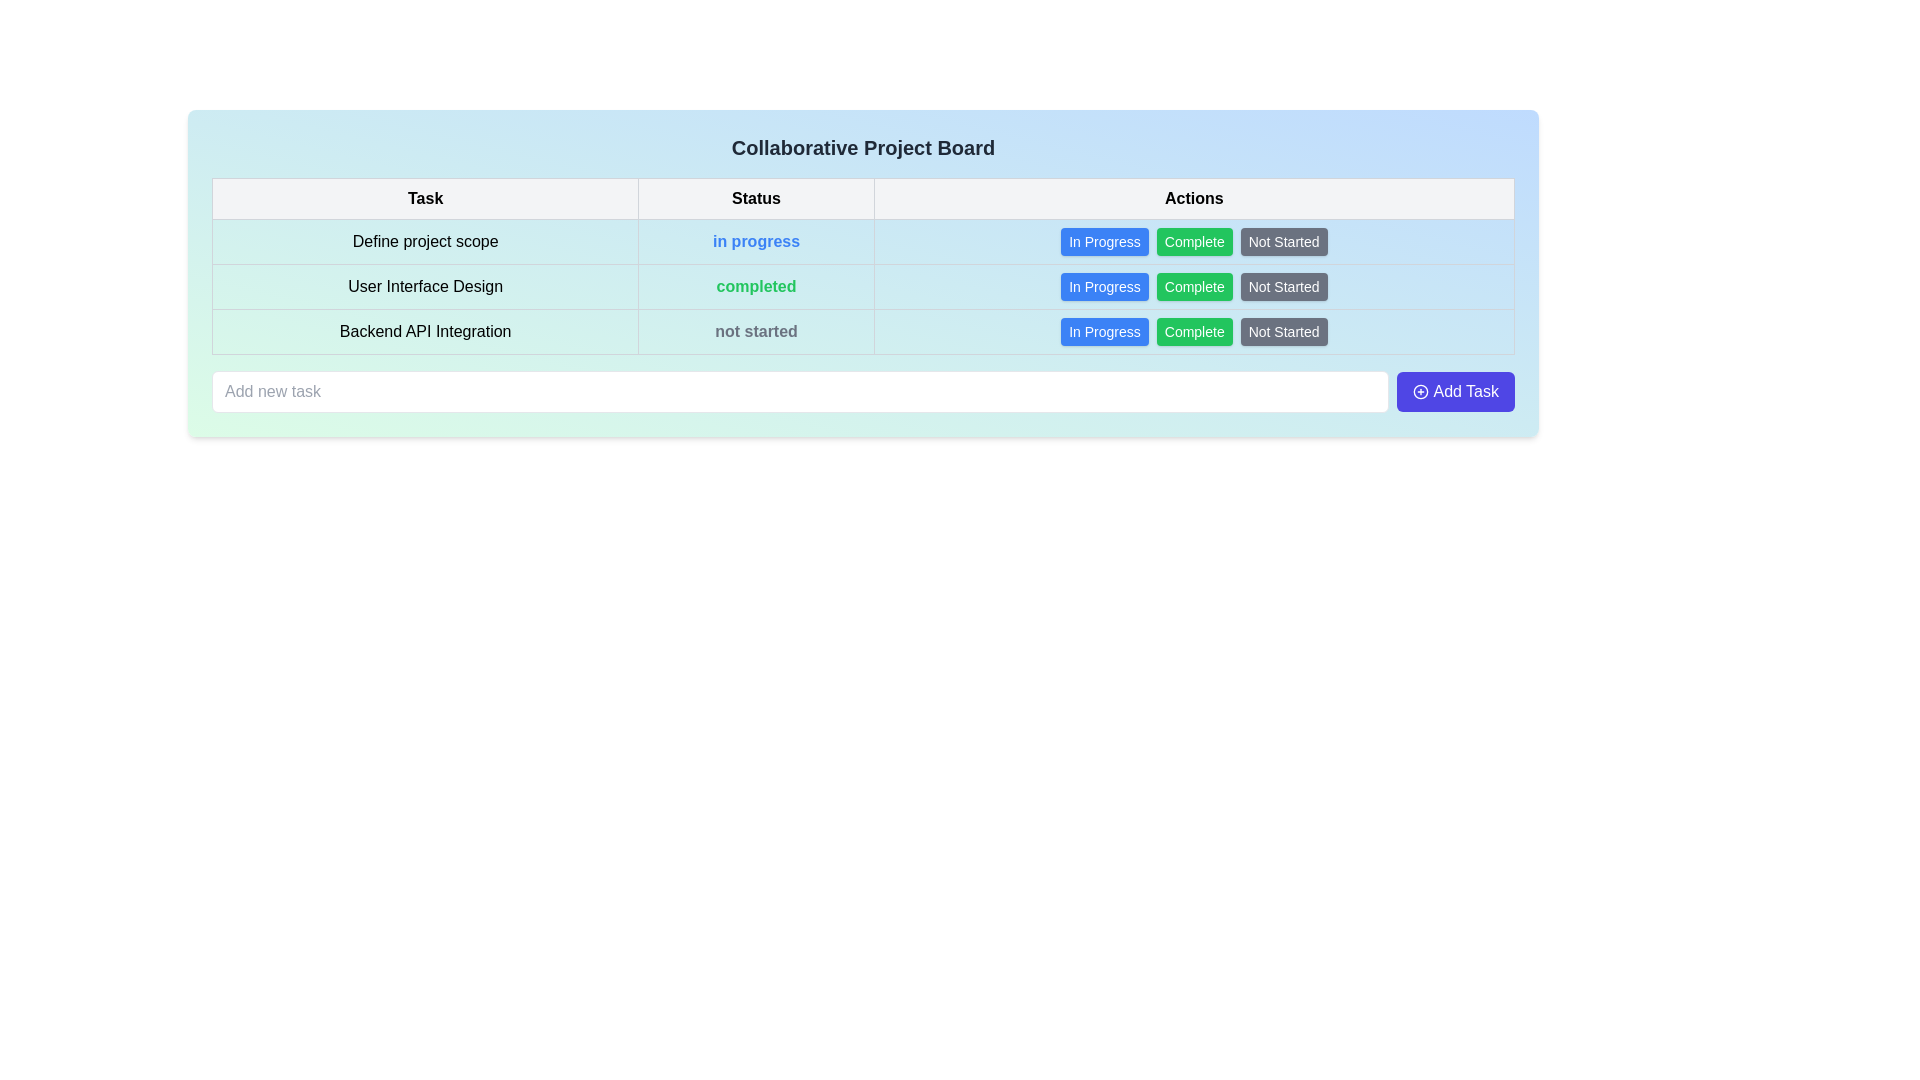 This screenshot has width=1920, height=1080. Describe the element at coordinates (1103, 330) in the screenshot. I see `the 'In Progress' button in the 'Actions' row of the 'Collaborative Project Board' table` at that location.